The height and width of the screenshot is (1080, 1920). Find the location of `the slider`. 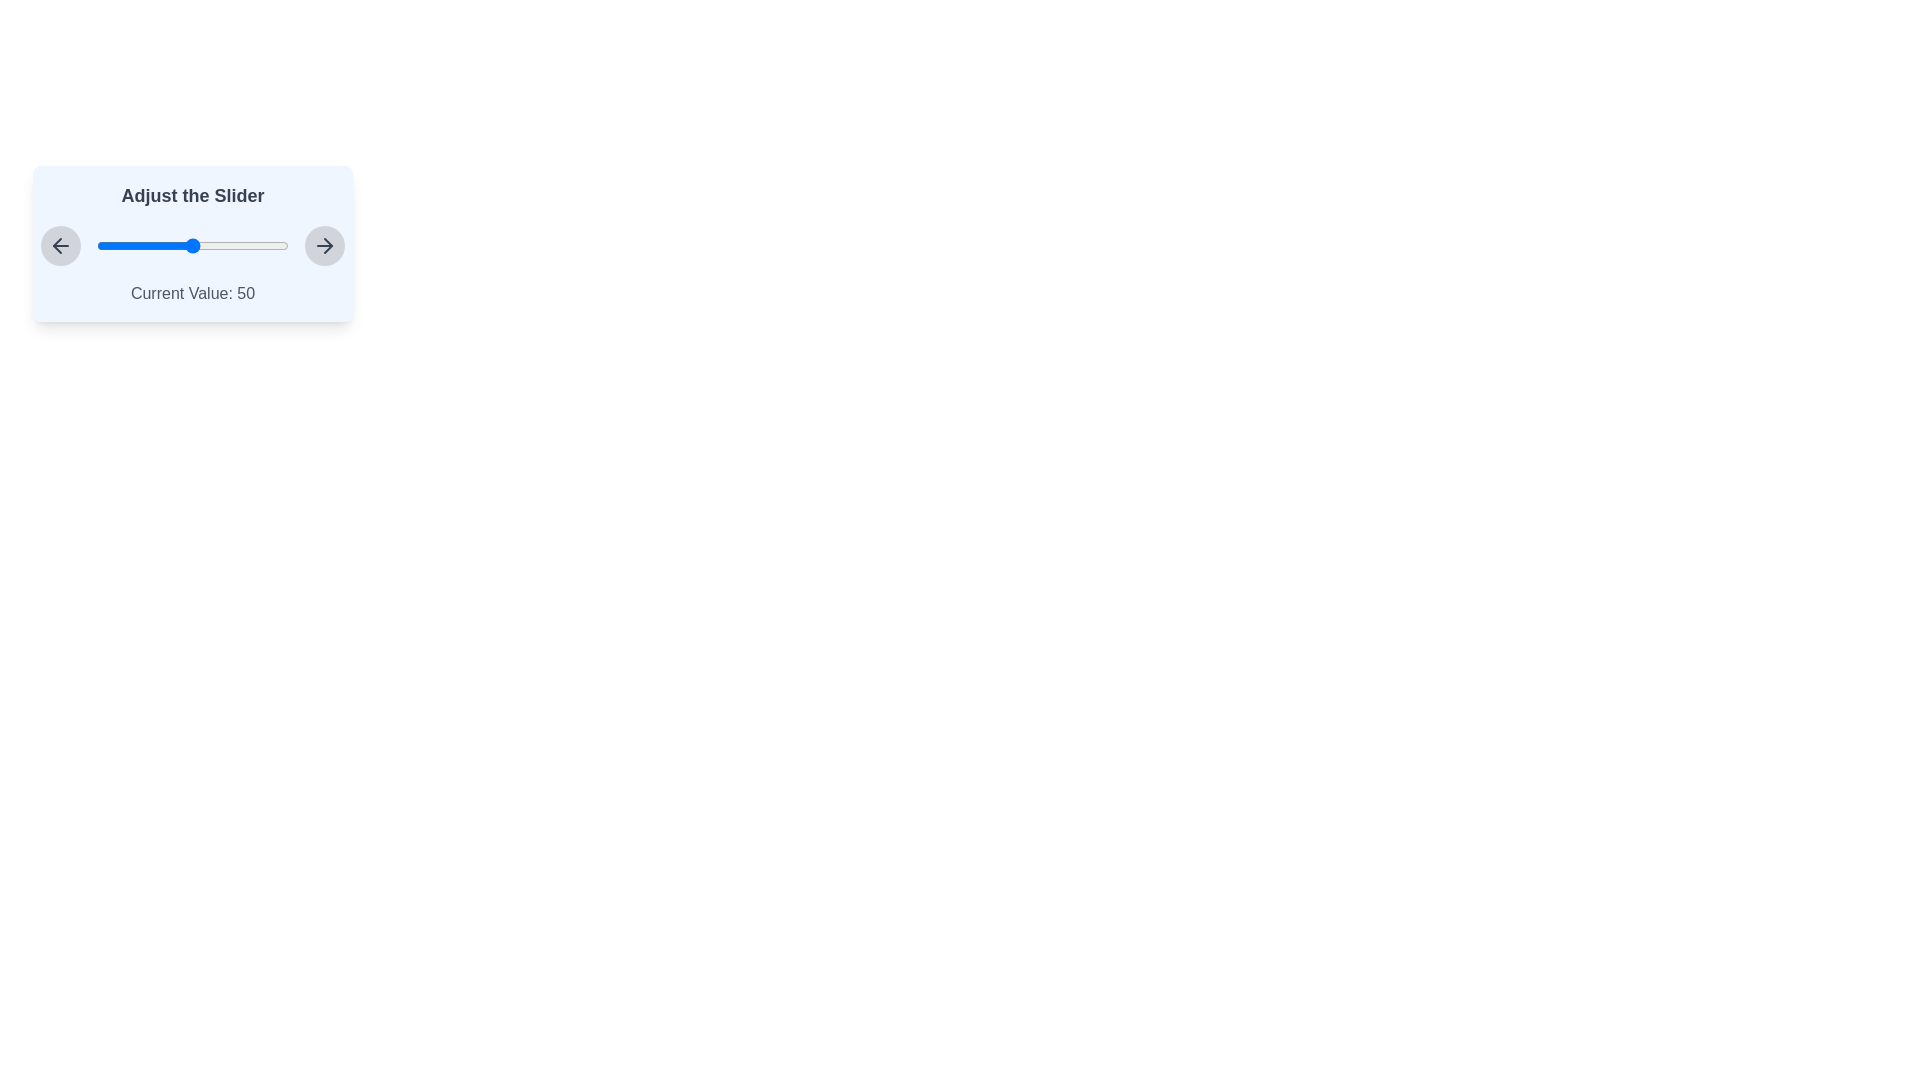

the slider is located at coordinates (223, 245).